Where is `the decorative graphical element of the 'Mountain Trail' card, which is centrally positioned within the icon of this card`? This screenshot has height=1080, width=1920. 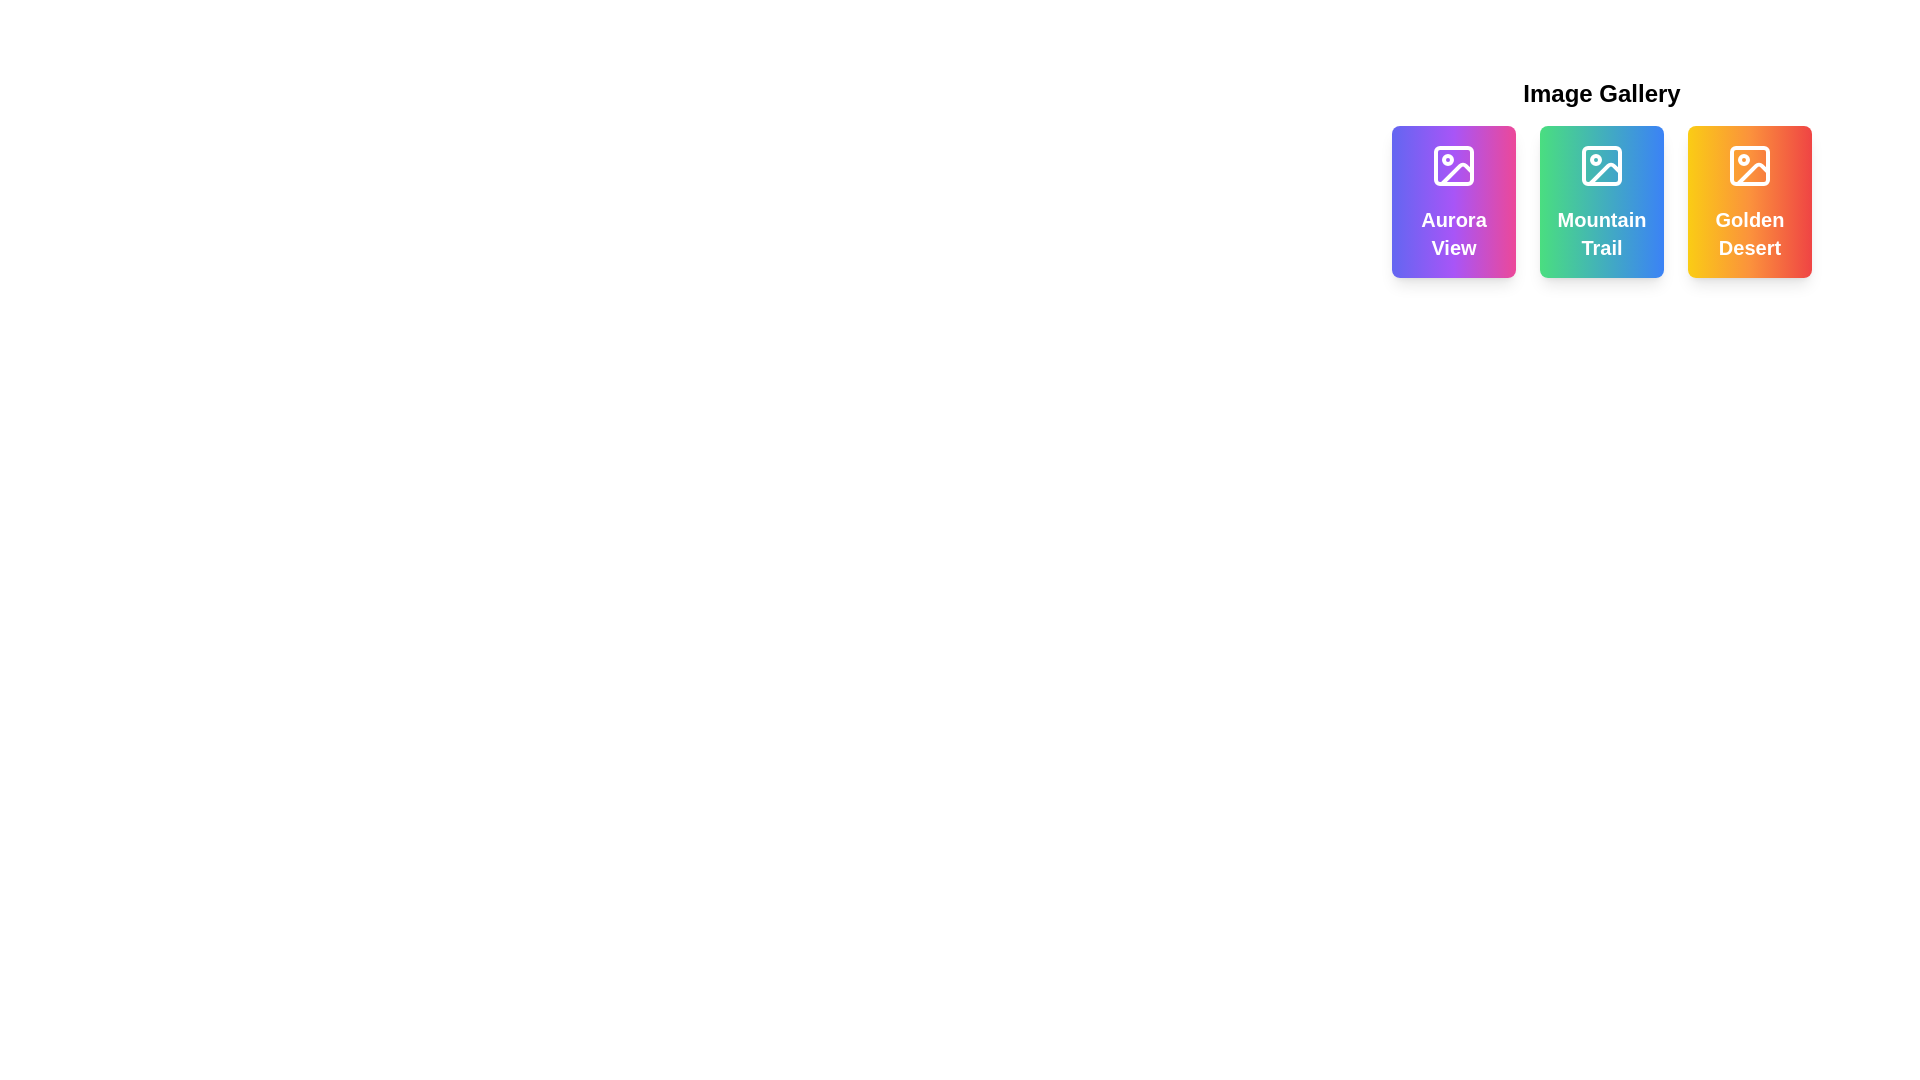
the decorative graphical element of the 'Mountain Trail' card, which is centrally positioned within the icon of this card is located at coordinates (1602, 164).